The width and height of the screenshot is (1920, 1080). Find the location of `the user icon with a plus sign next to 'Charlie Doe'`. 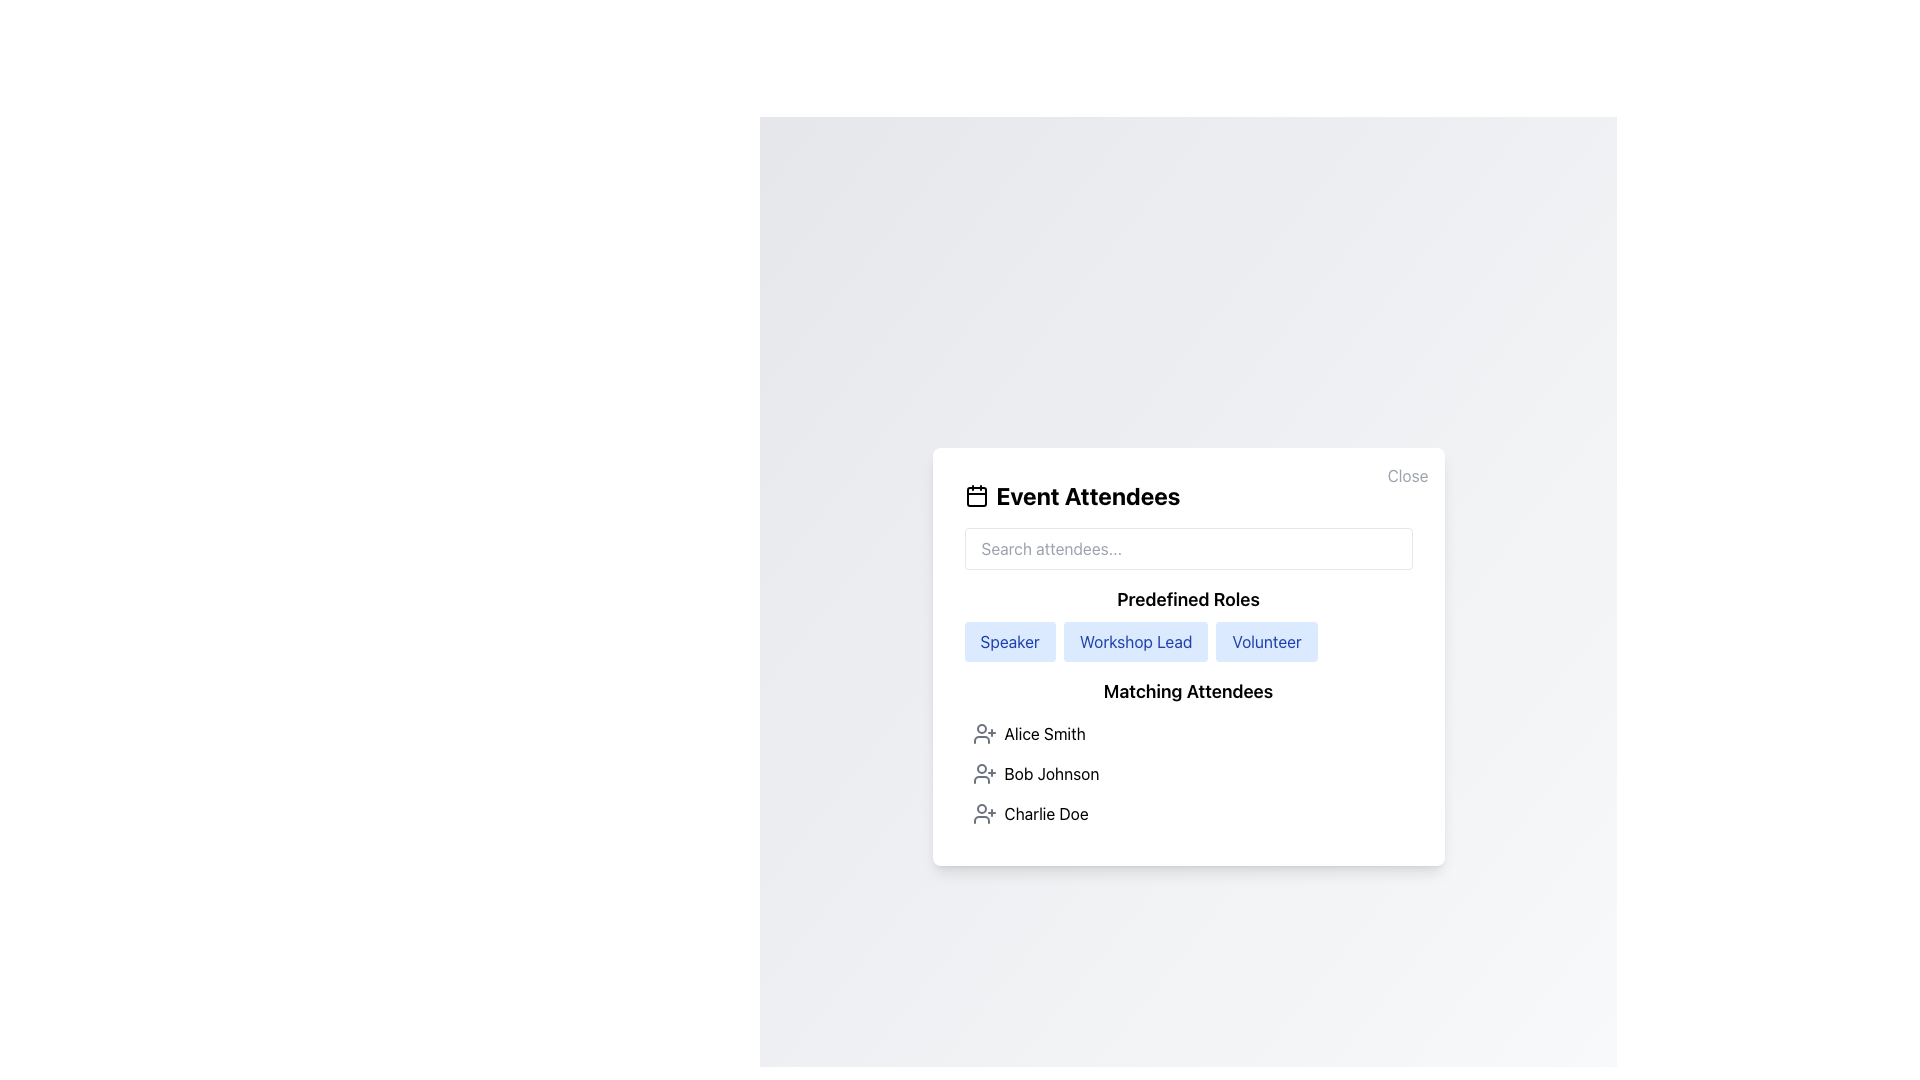

the user icon with a plus sign next to 'Charlie Doe' is located at coordinates (984, 813).